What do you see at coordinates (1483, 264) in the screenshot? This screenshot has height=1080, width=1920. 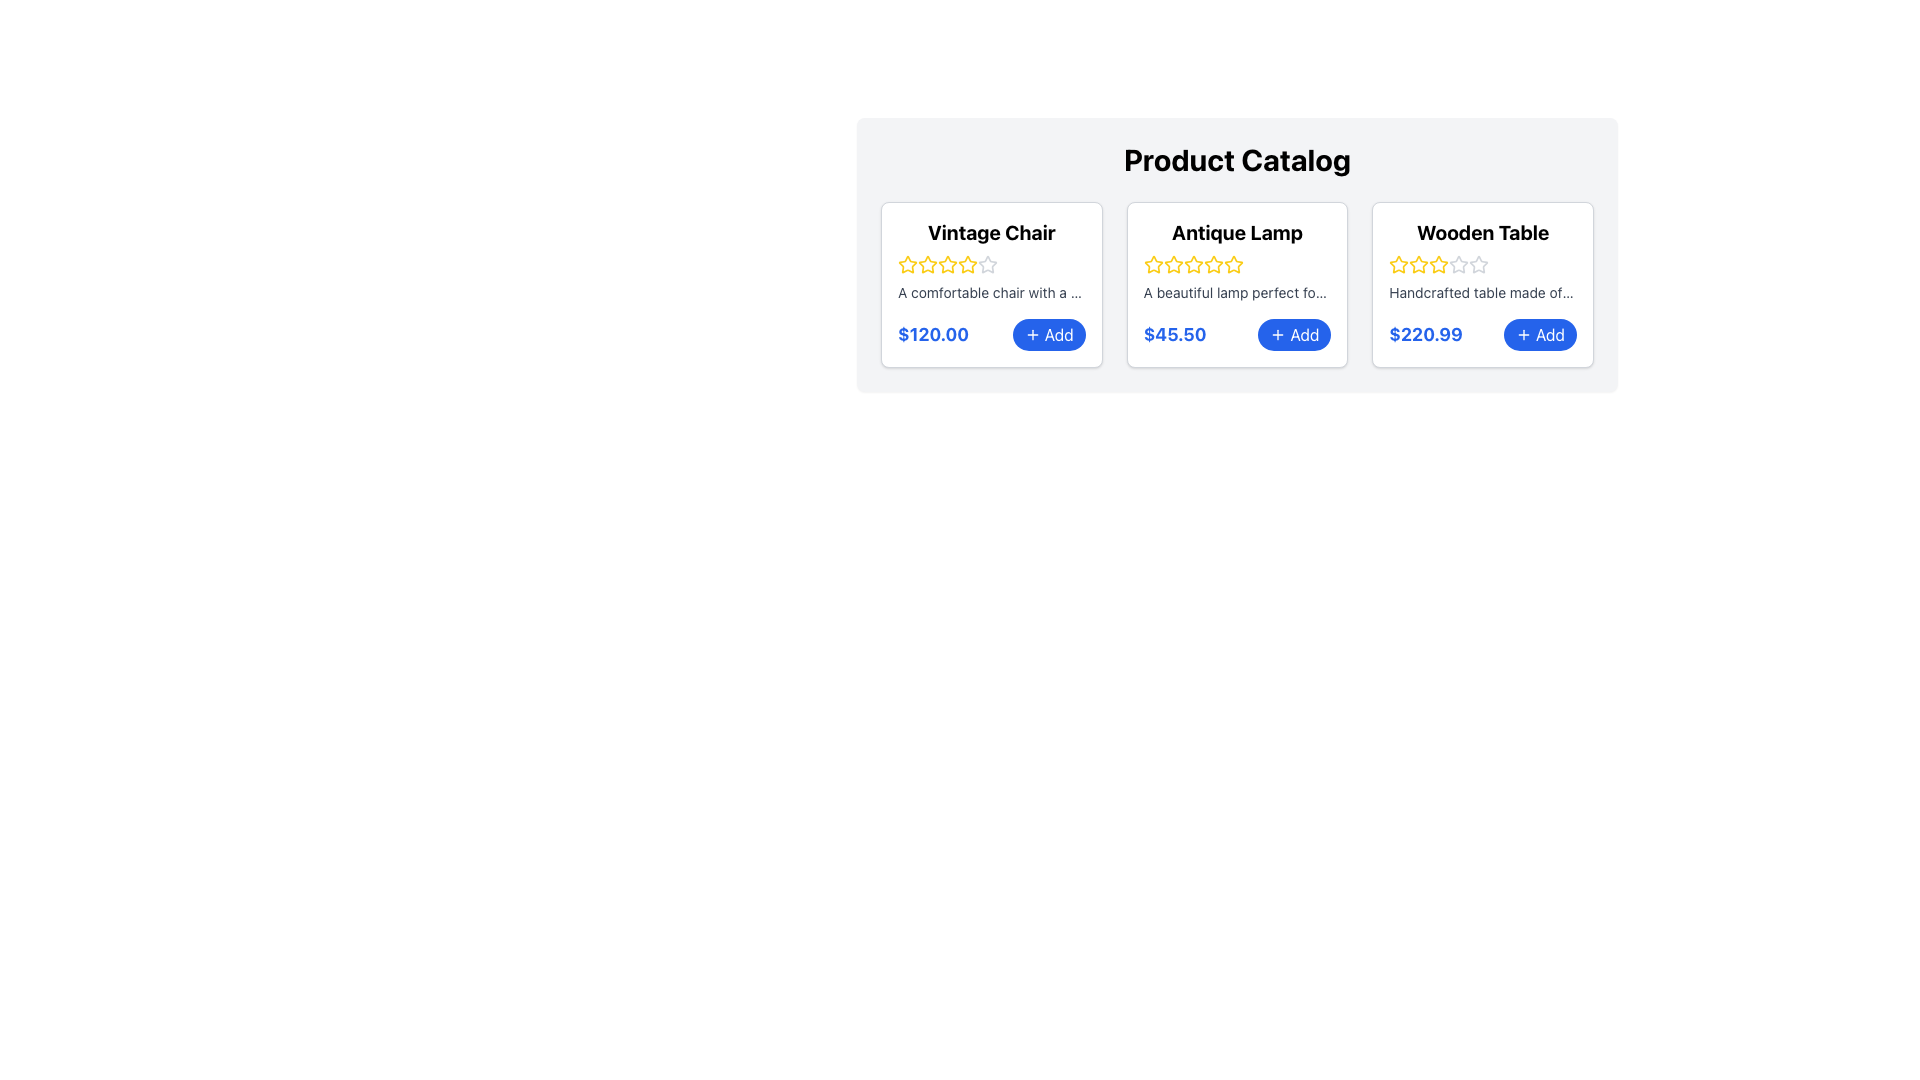 I see `the rating indicator located within the card titled 'Wooden Table', positioned just below the title and above the description text` at bounding box center [1483, 264].